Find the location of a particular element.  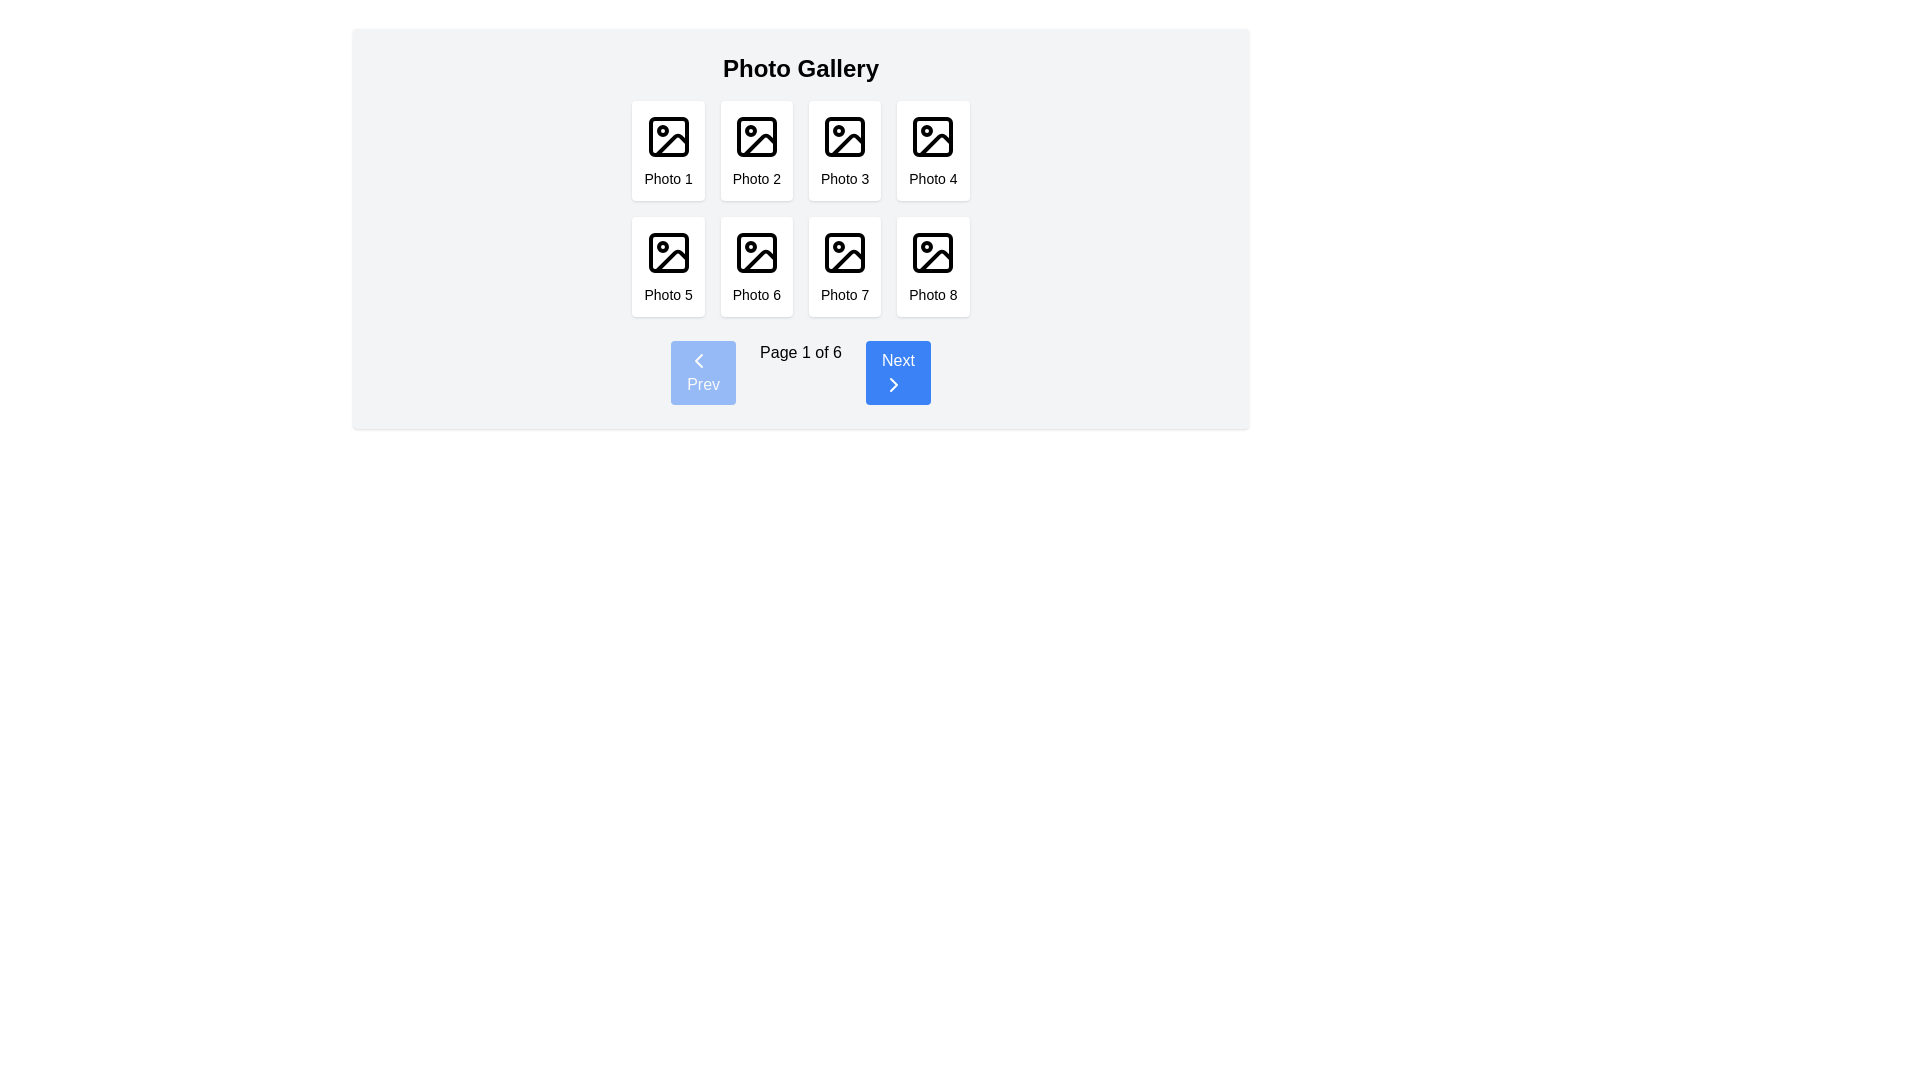

the text label reading 'Photo 3' is located at coordinates (845, 177).